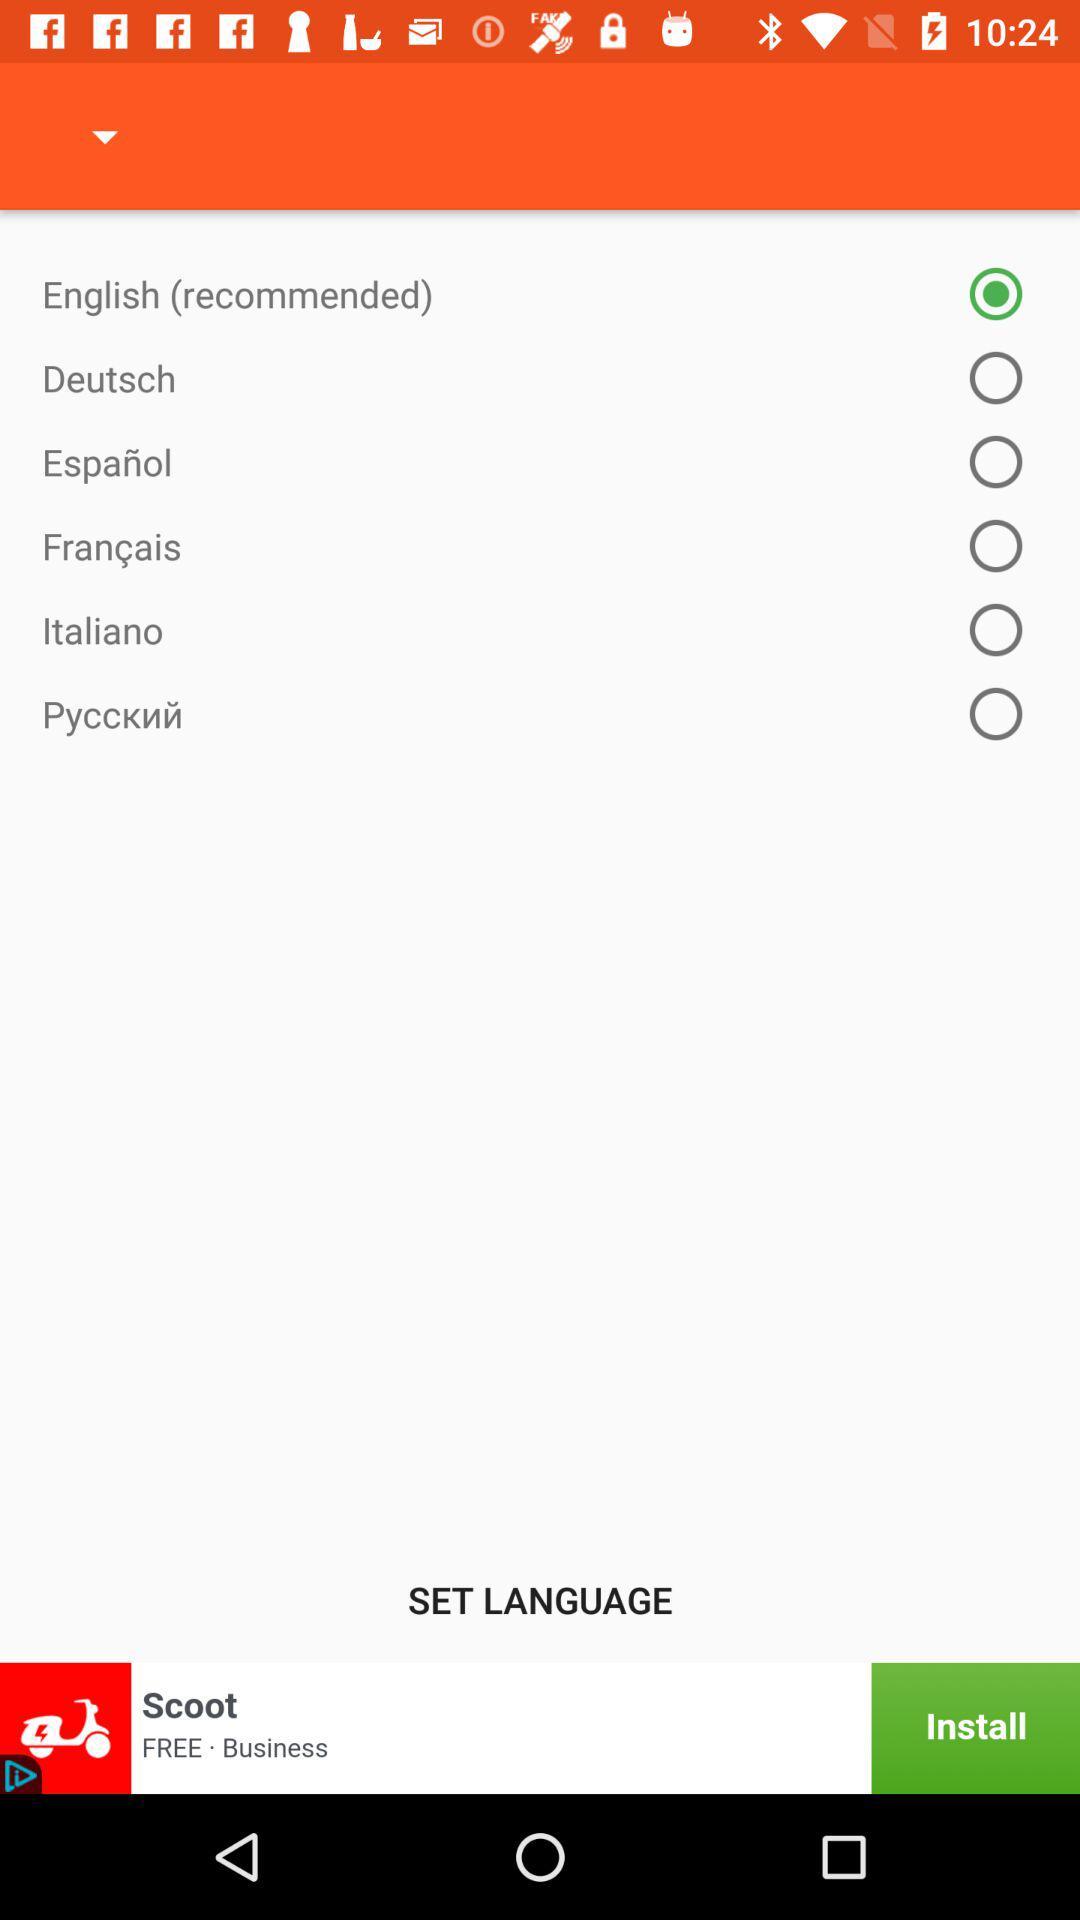 This screenshot has width=1080, height=1920. What do you see at coordinates (540, 1598) in the screenshot?
I see `set language` at bounding box center [540, 1598].